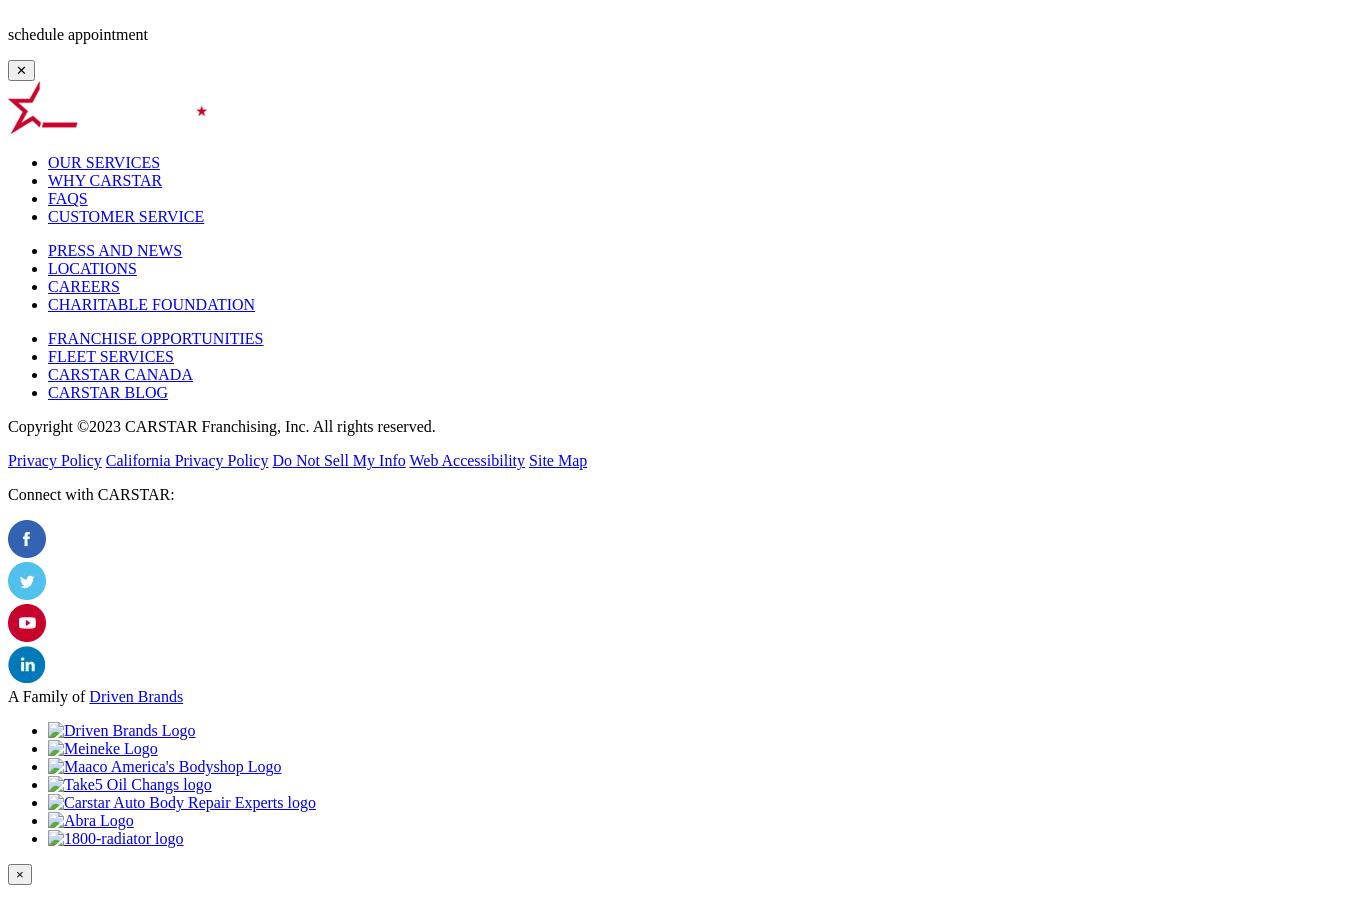 The height and width of the screenshot is (909, 1366). What do you see at coordinates (84, 285) in the screenshot?
I see `'CAREERS'` at bounding box center [84, 285].